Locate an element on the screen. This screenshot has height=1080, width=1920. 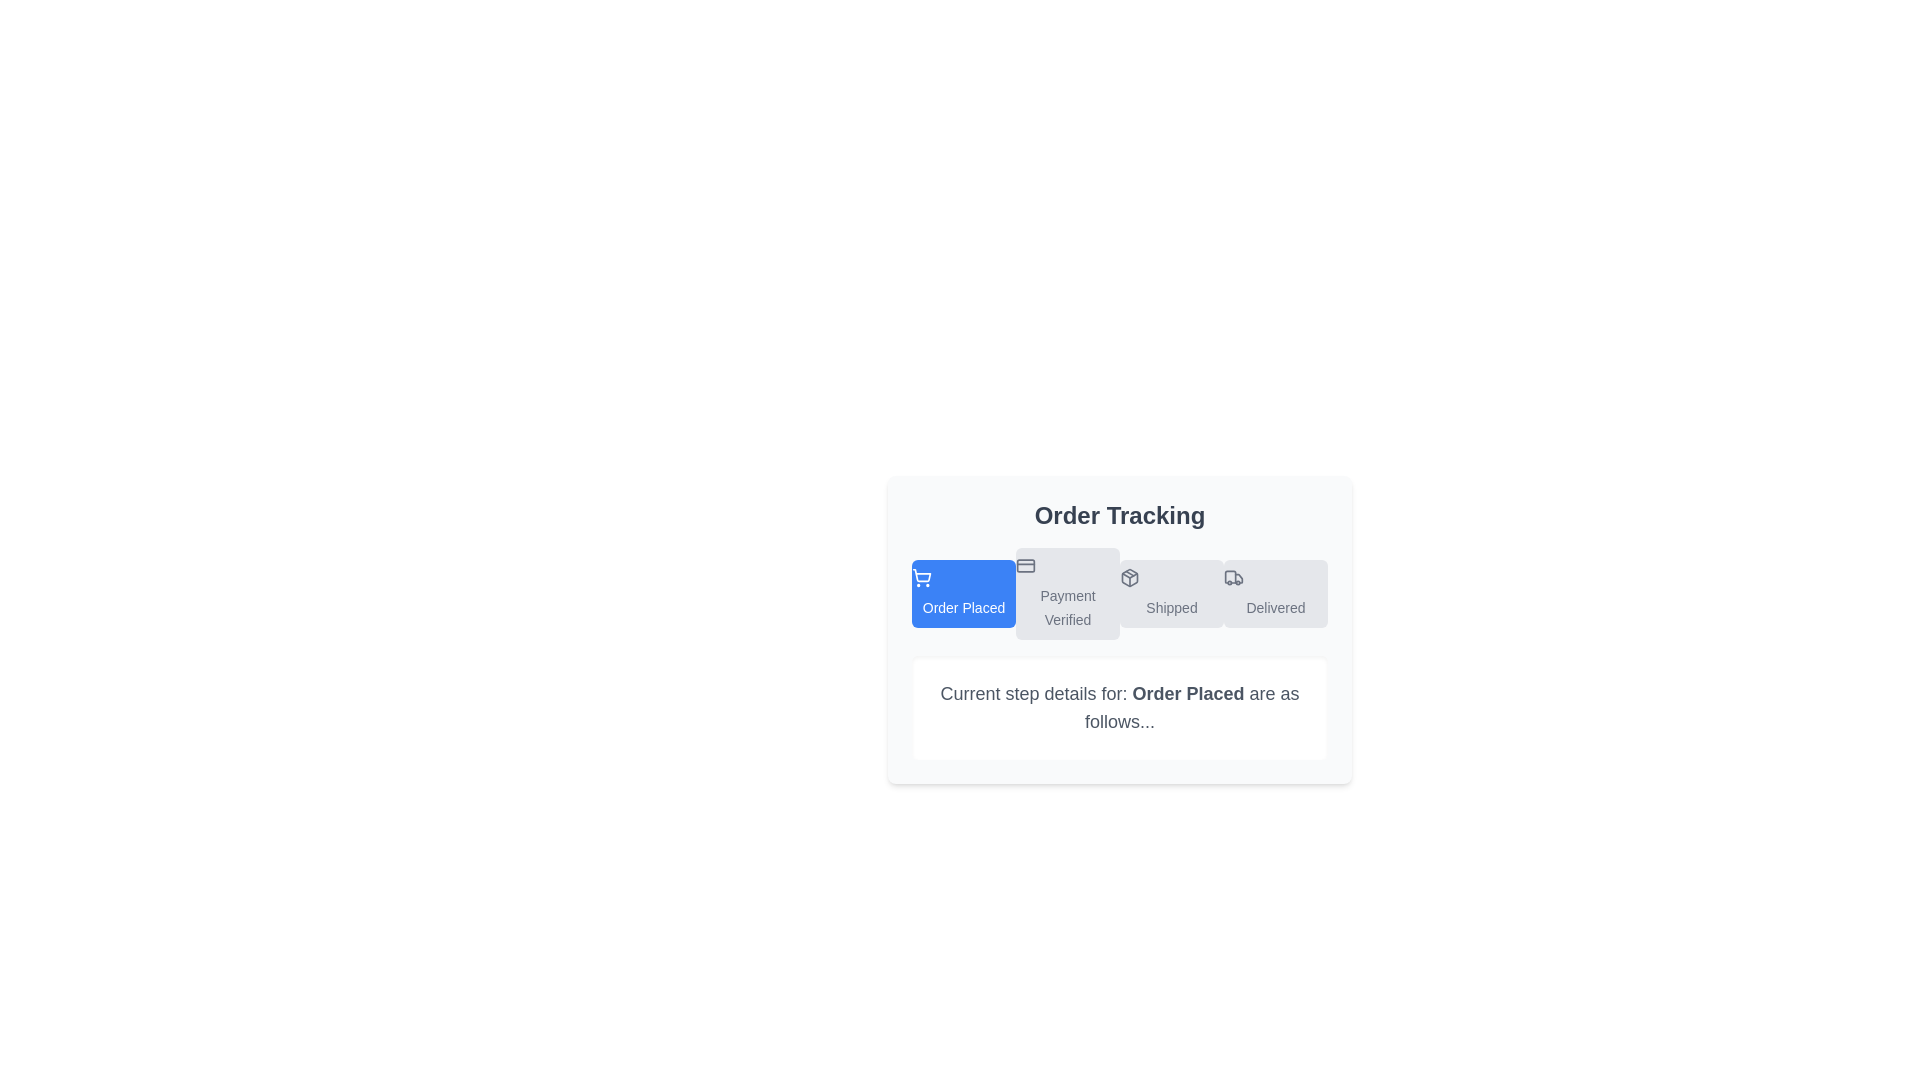
the static text label displaying the word 'Delivered' which indicates the delivery status in the order tracking tab is located at coordinates (1275, 607).